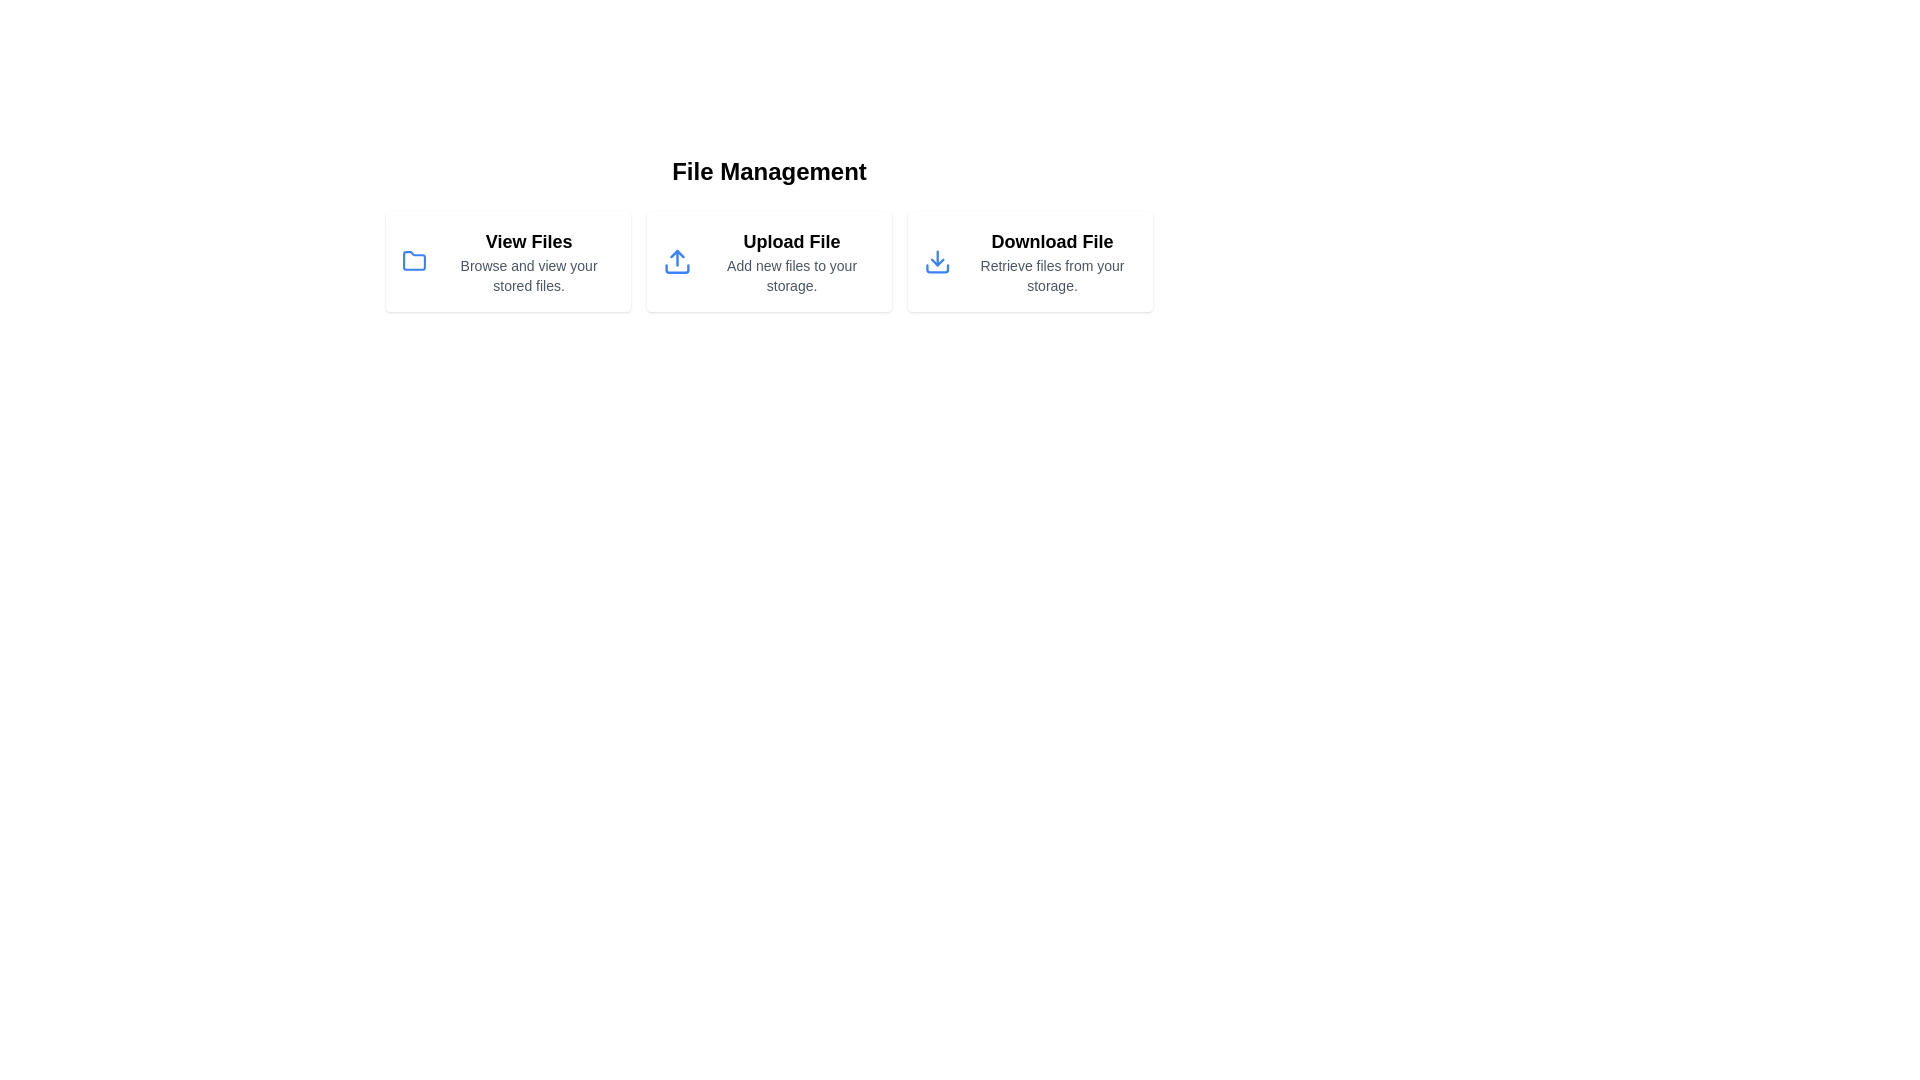  What do you see at coordinates (413, 260) in the screenshot?
I see `the 'View Files' folder icon located in the leftmost position under the 'File Management' header` at bounding box center [413, 260].